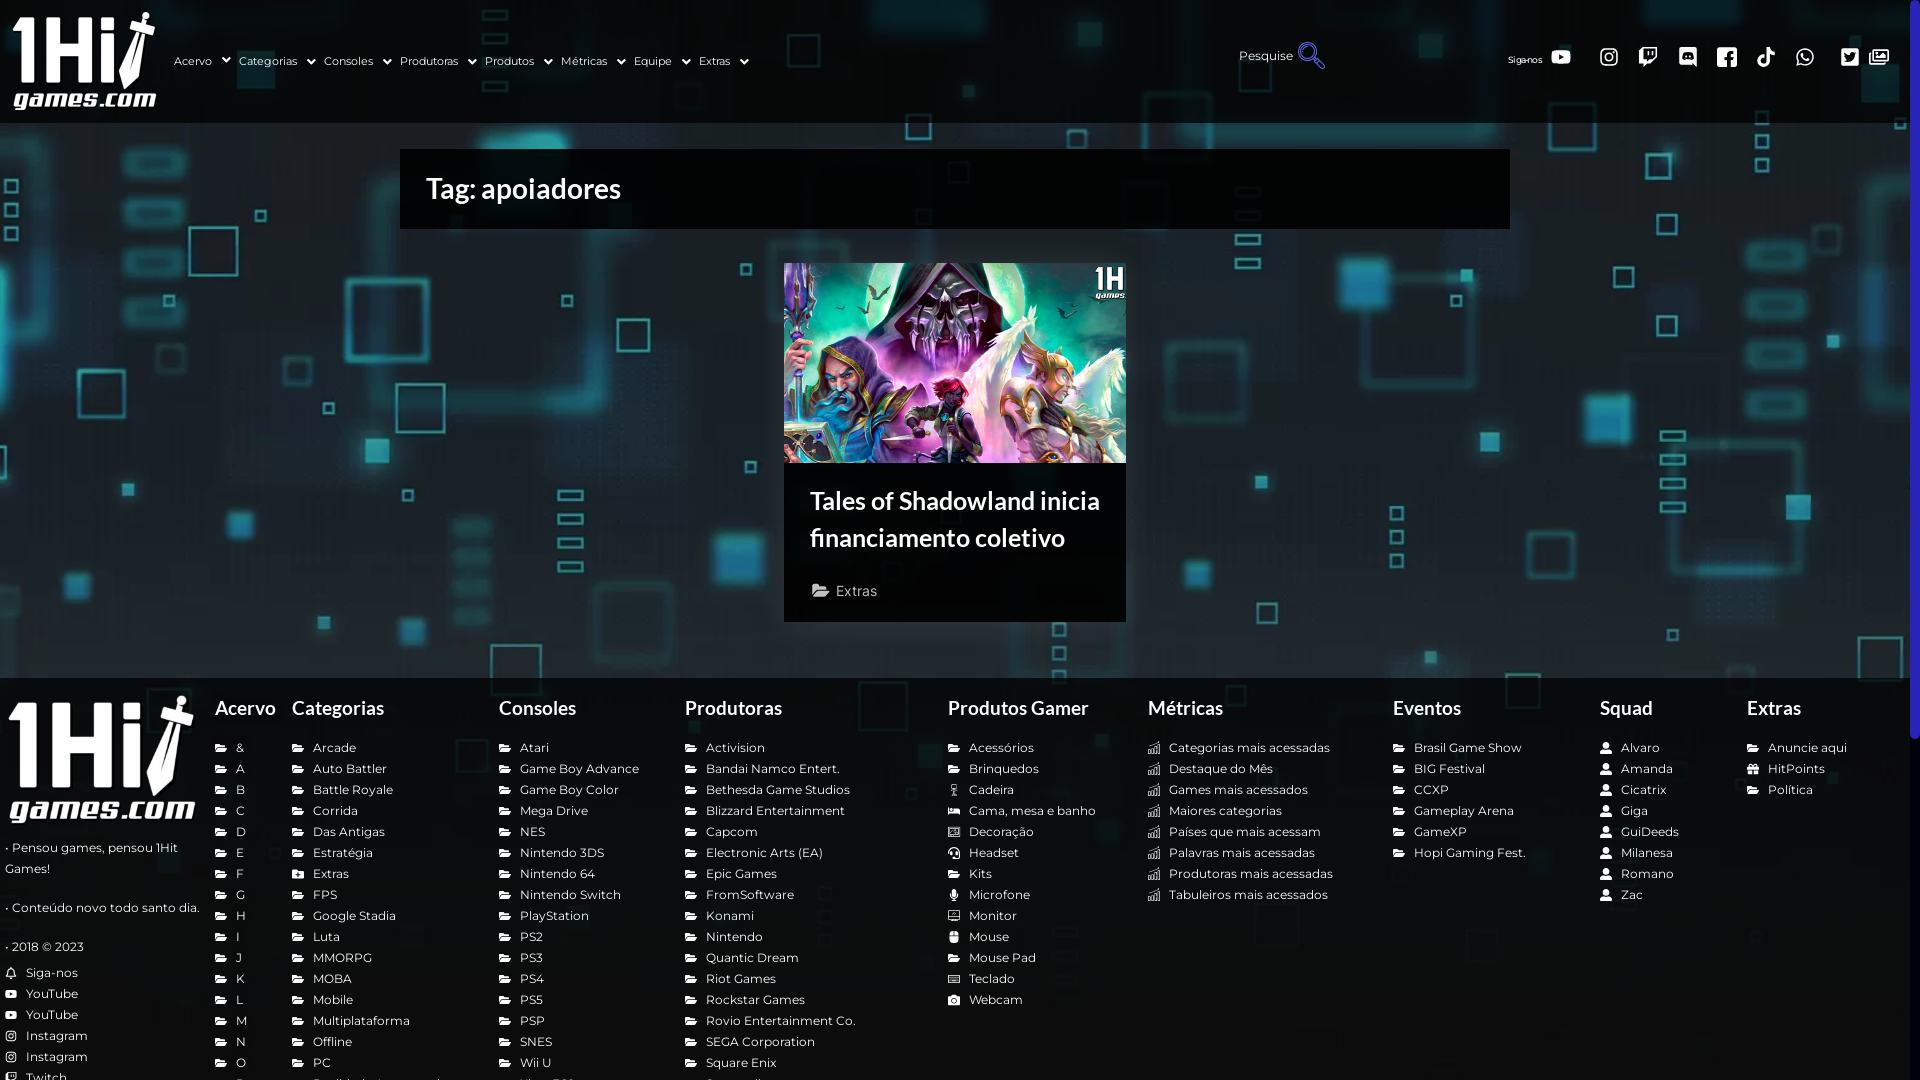  What do you see at coordinates (1038, 977) in the screenshot?
I see `'Teclado'` at bounding box center [1038, 977].